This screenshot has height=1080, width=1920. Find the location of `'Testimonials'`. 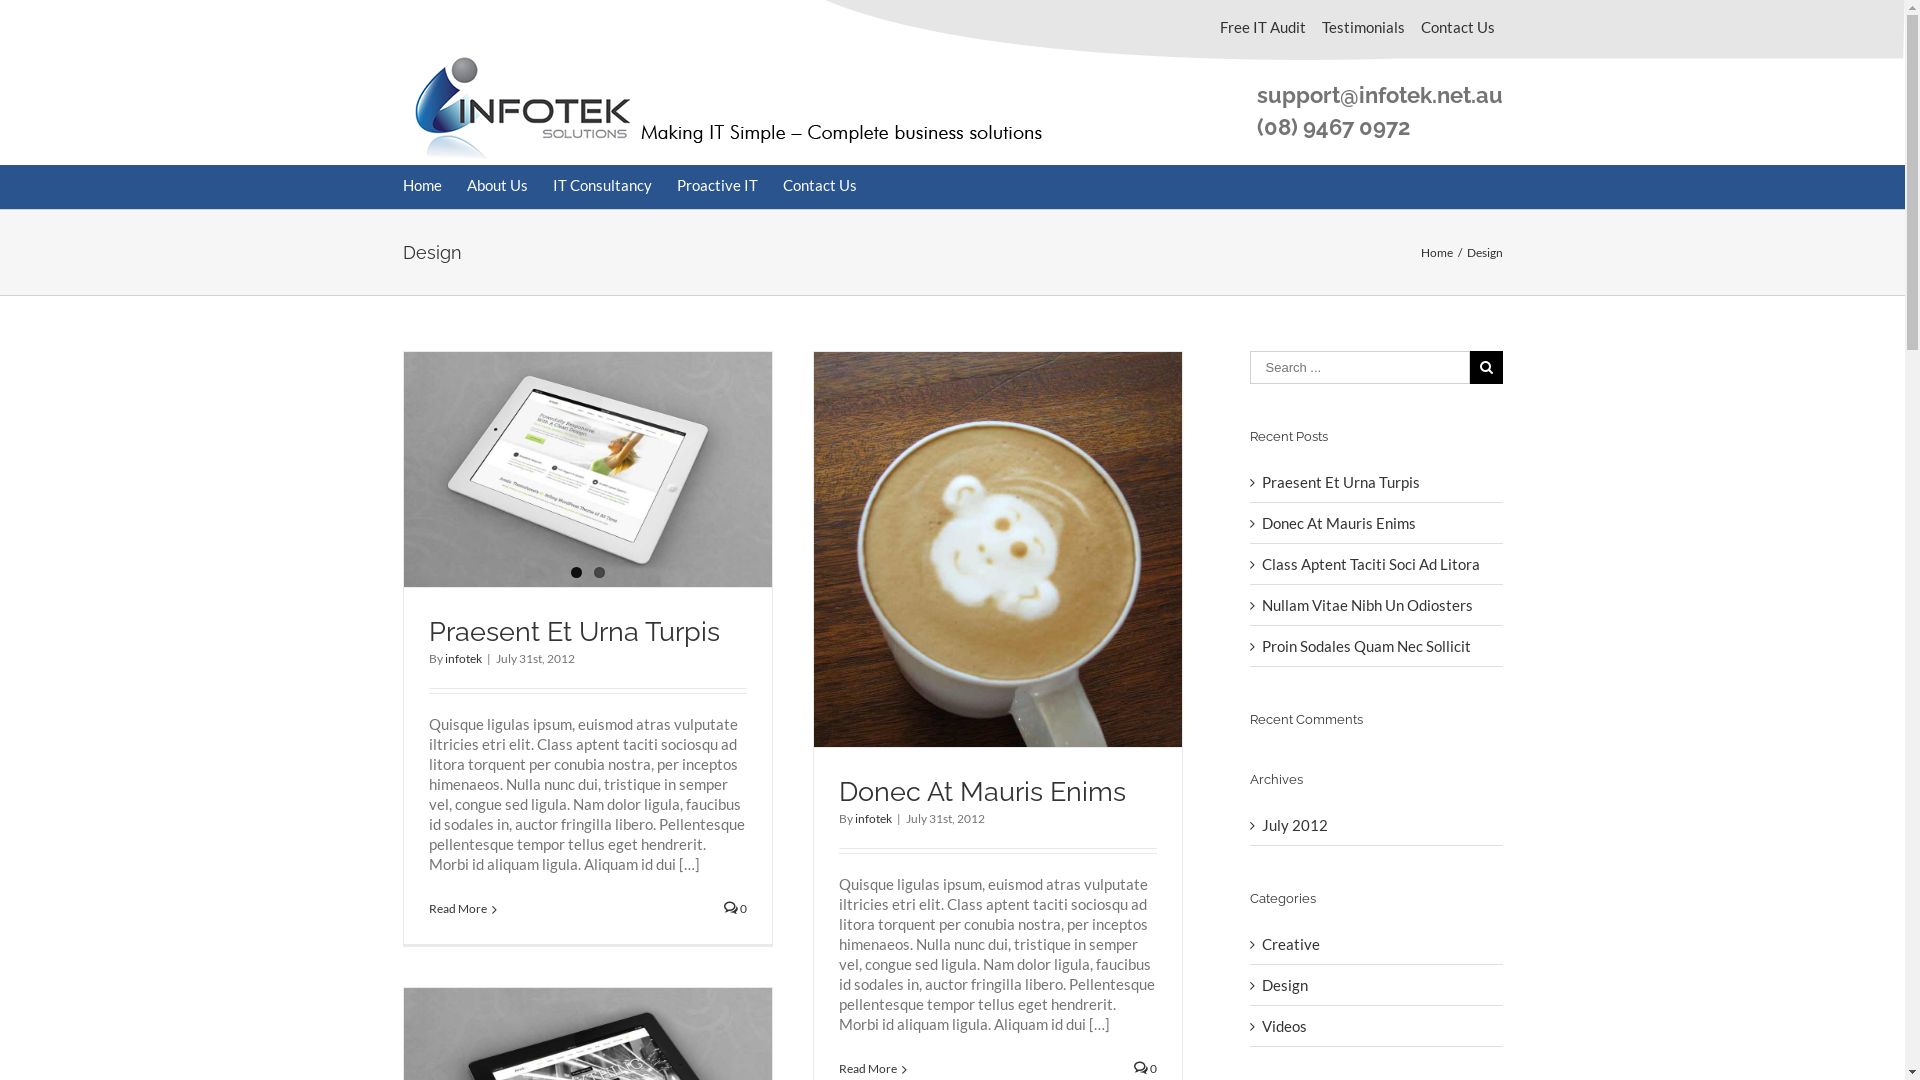

'Testimonials' is located at coordinates (1314, 27).